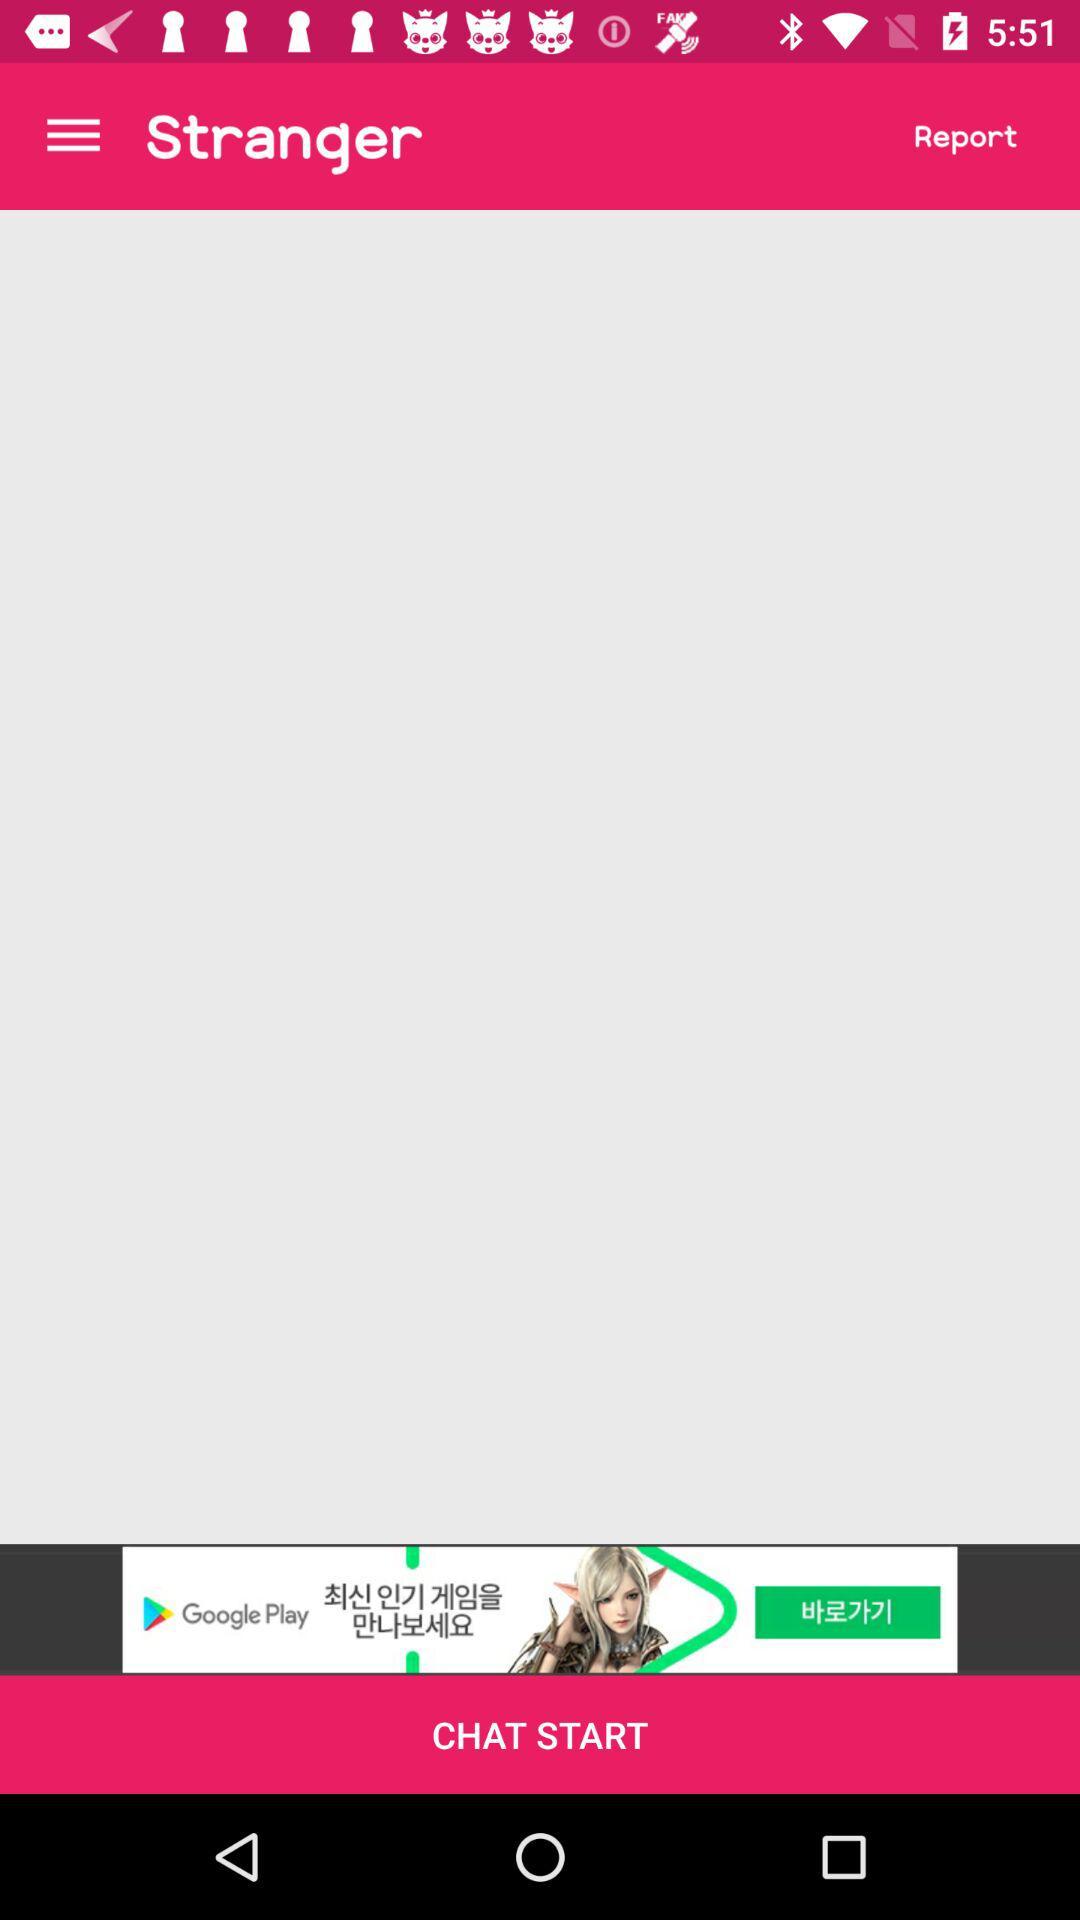 The height and width of the screenshot is (1920, 1080). What do you see at coordinates (284, 135) in the screenshot?
I see `one` at bounding box center [284, 135].